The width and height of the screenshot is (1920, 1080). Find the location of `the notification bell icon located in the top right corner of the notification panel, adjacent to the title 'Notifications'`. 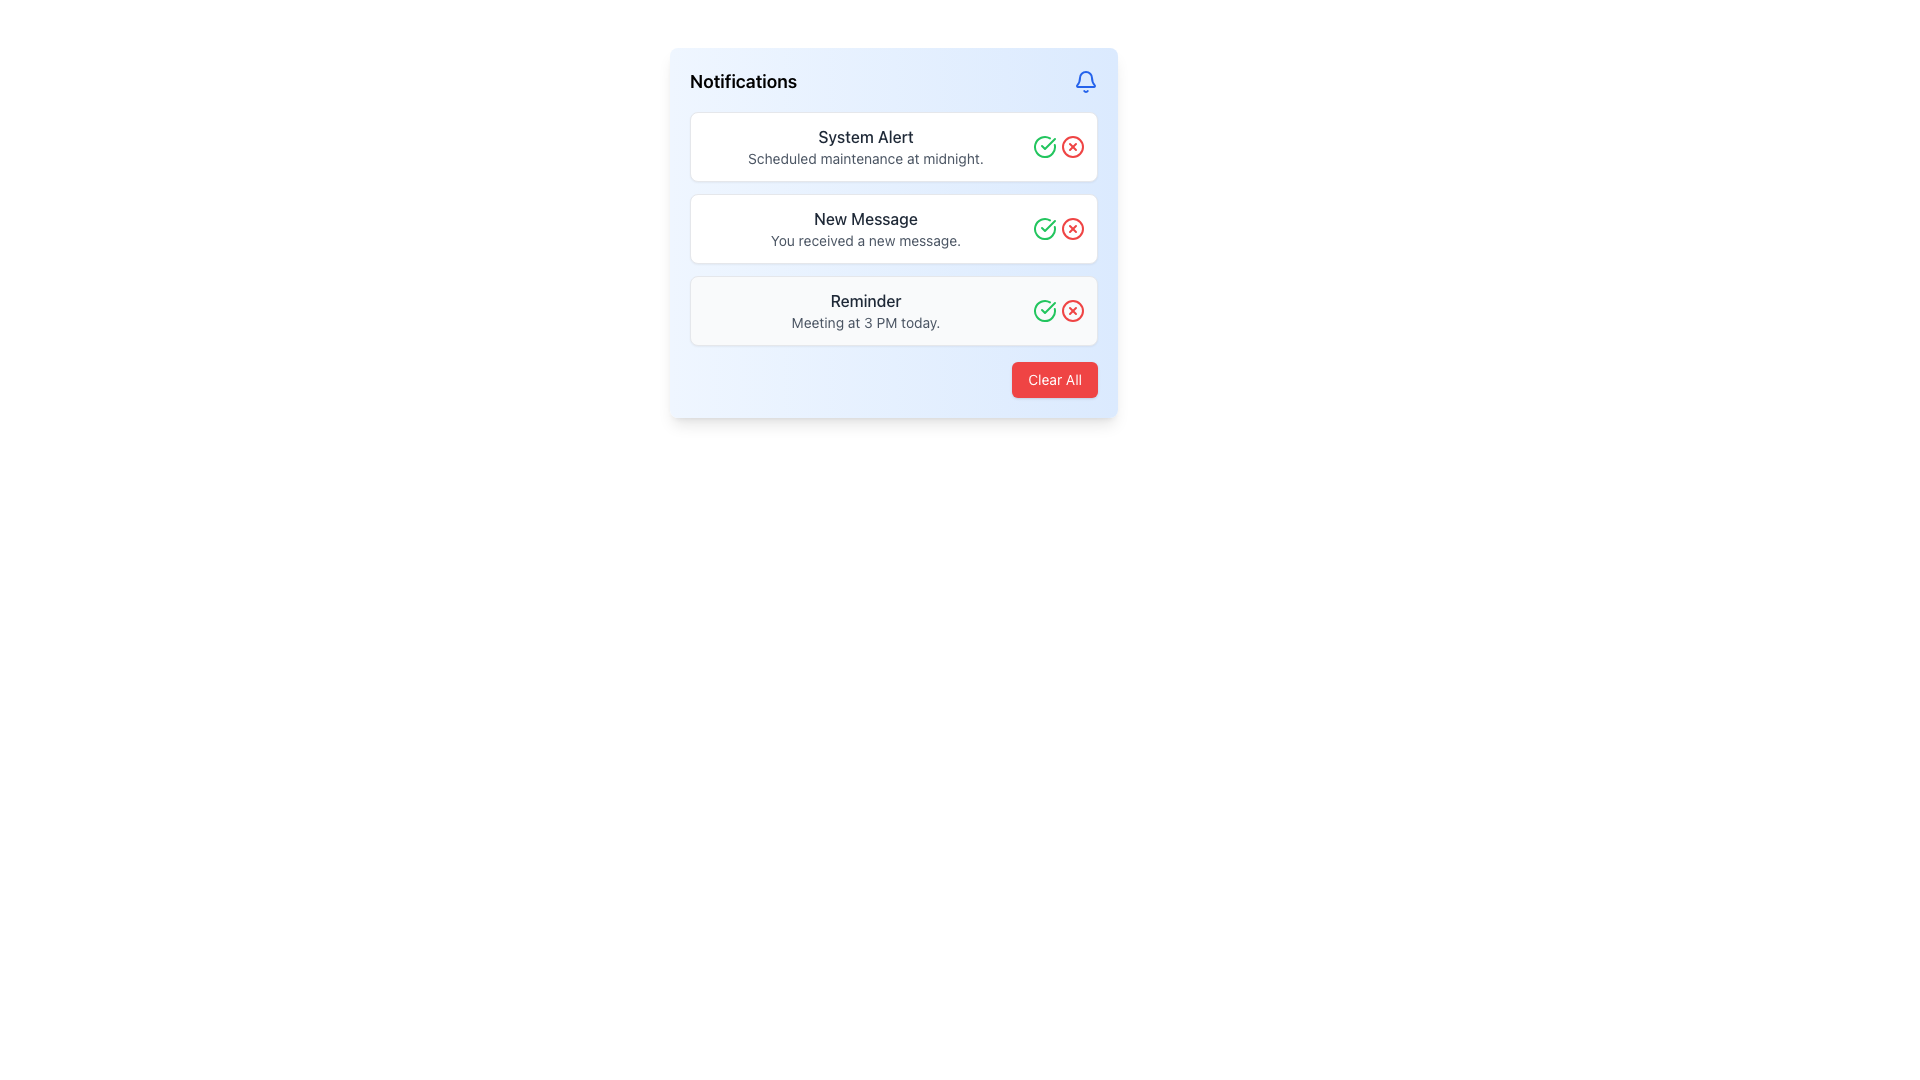

the notification bell icon located in the top right corner of the notification panel, adjacent to the title 'Notifications' is located at coordinates (1084, 78).